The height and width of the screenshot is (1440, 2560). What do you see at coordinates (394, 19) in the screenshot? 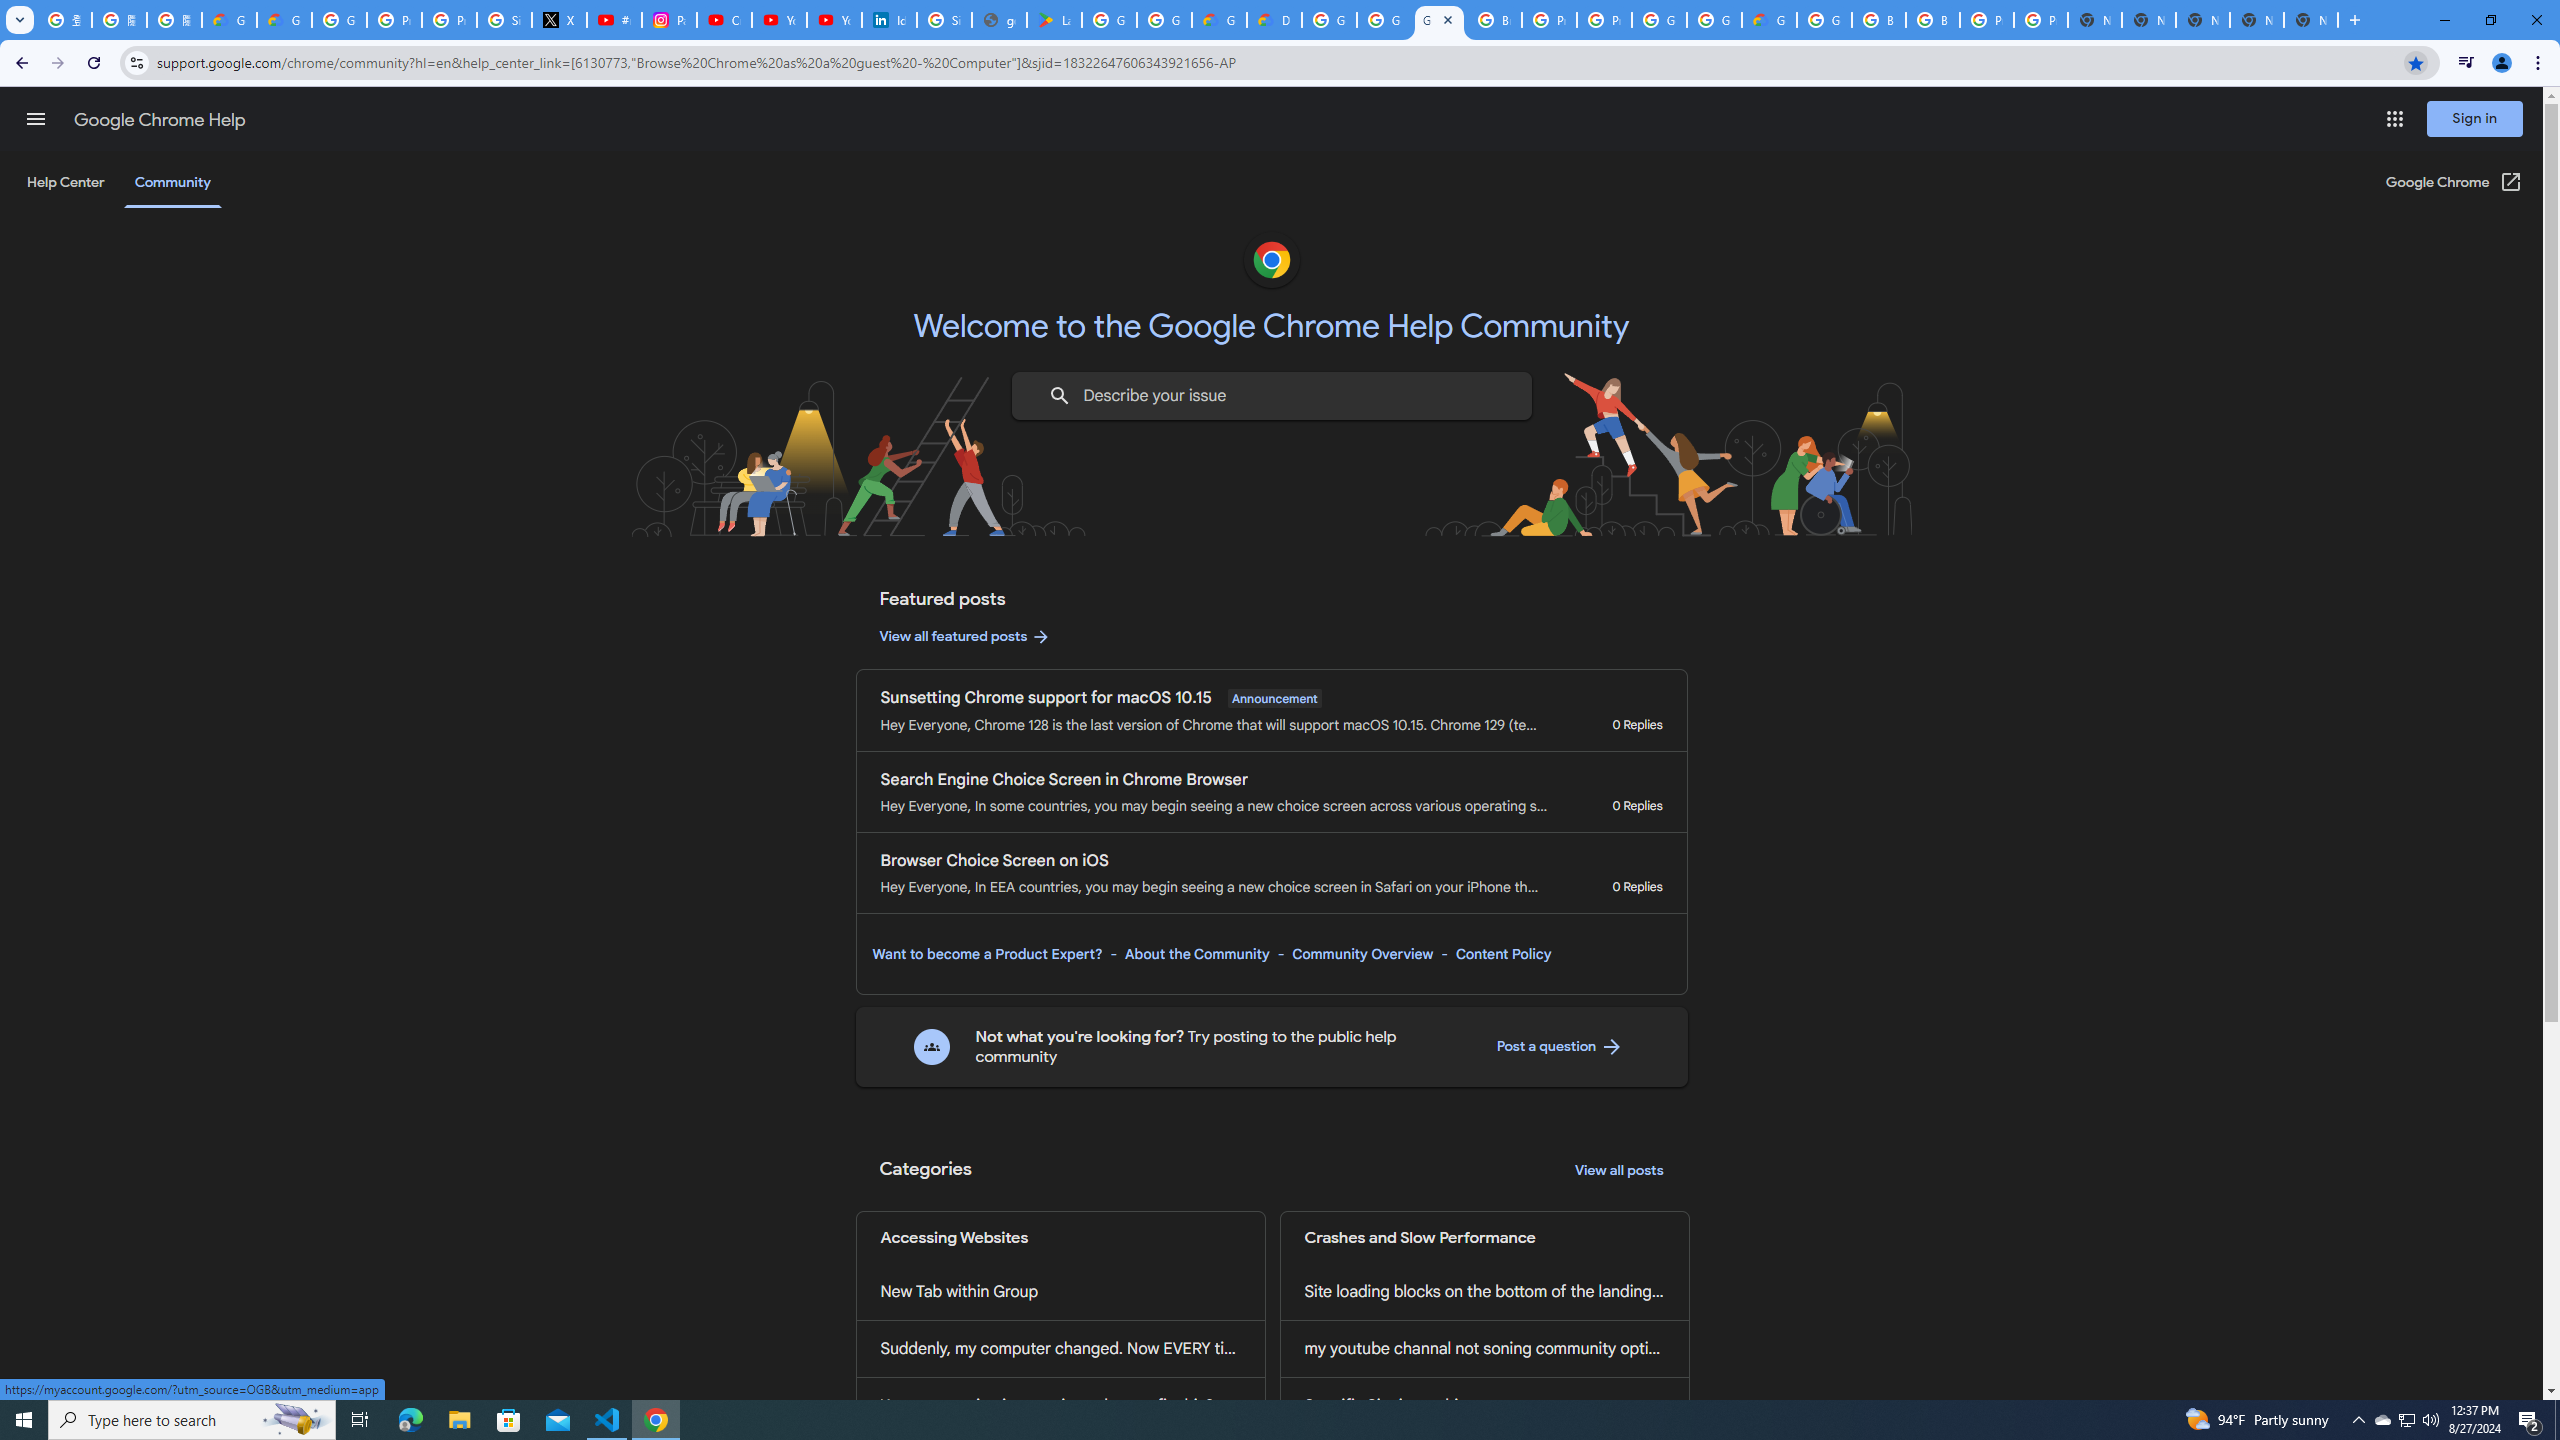
I see `'Privacy Help Center - Policies Help'` at bounding box center [394, 19].